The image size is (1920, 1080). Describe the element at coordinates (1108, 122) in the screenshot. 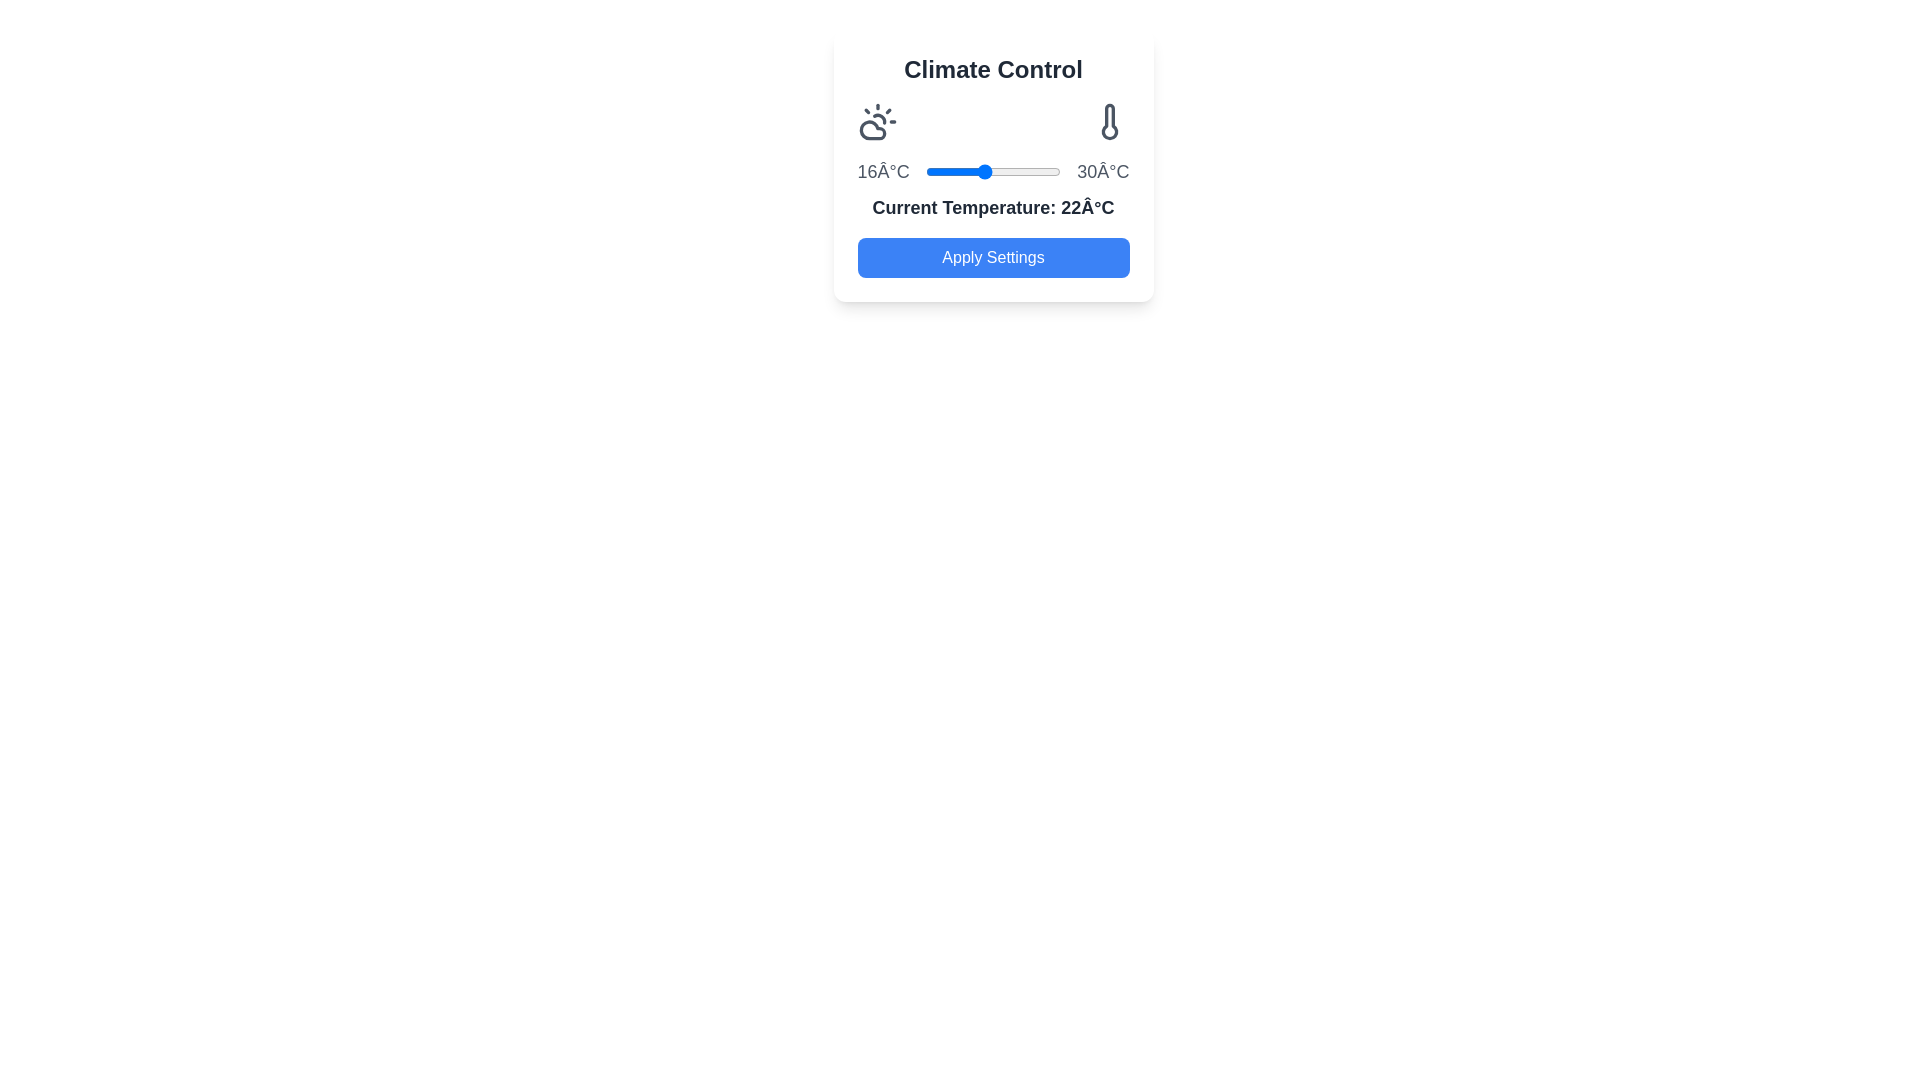

I see `the dark-gray thermometer icon with a circular bulb, which is the second icon in a horizontal arrangement at the top of the card, positioned to the right of a sun/cloud icon` at that location.